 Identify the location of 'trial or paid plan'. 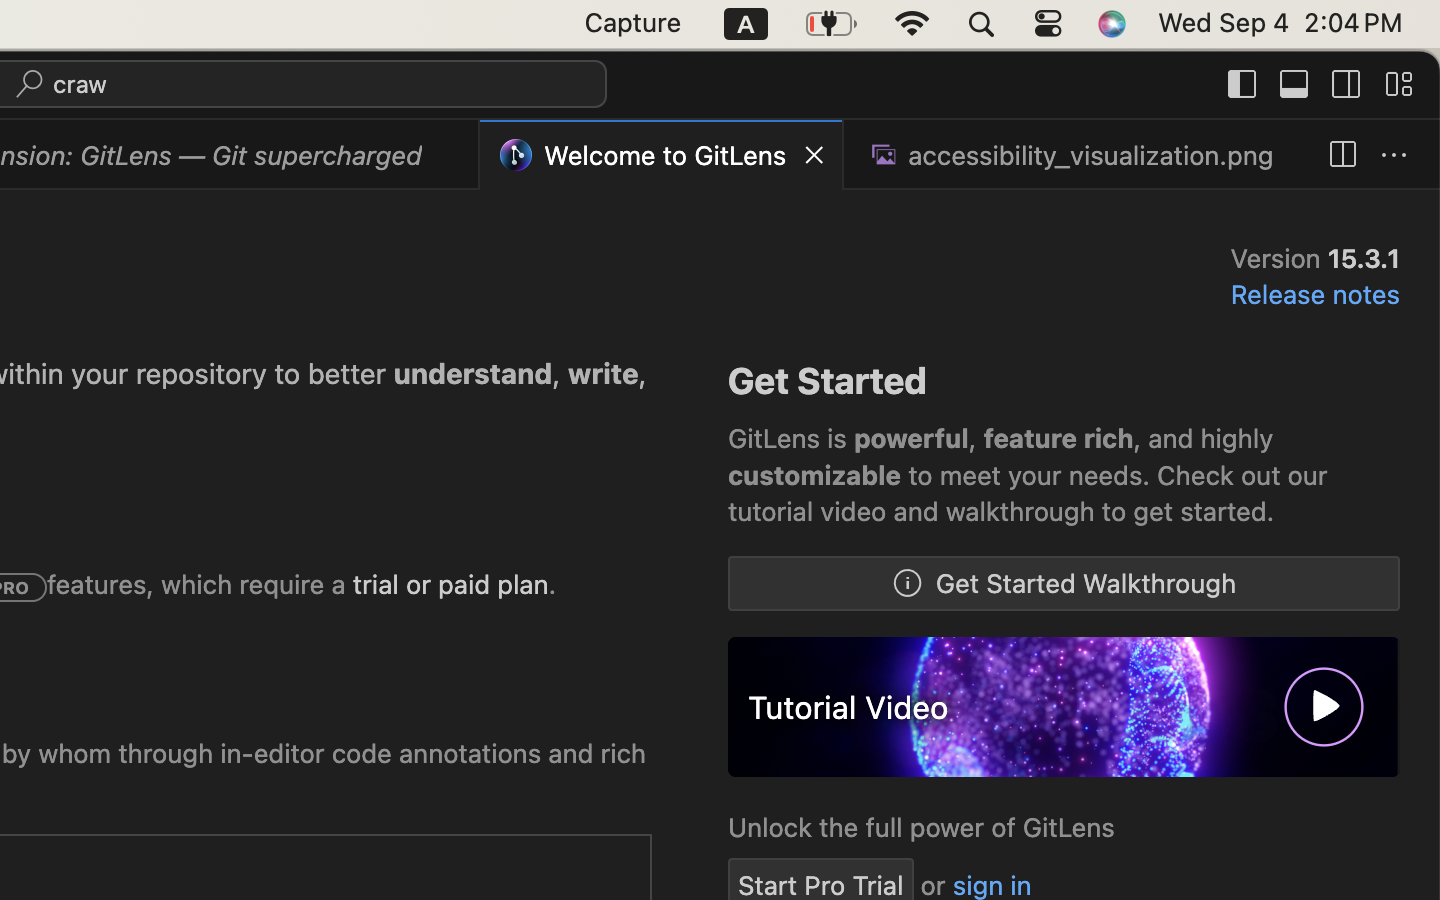
(451, 585).